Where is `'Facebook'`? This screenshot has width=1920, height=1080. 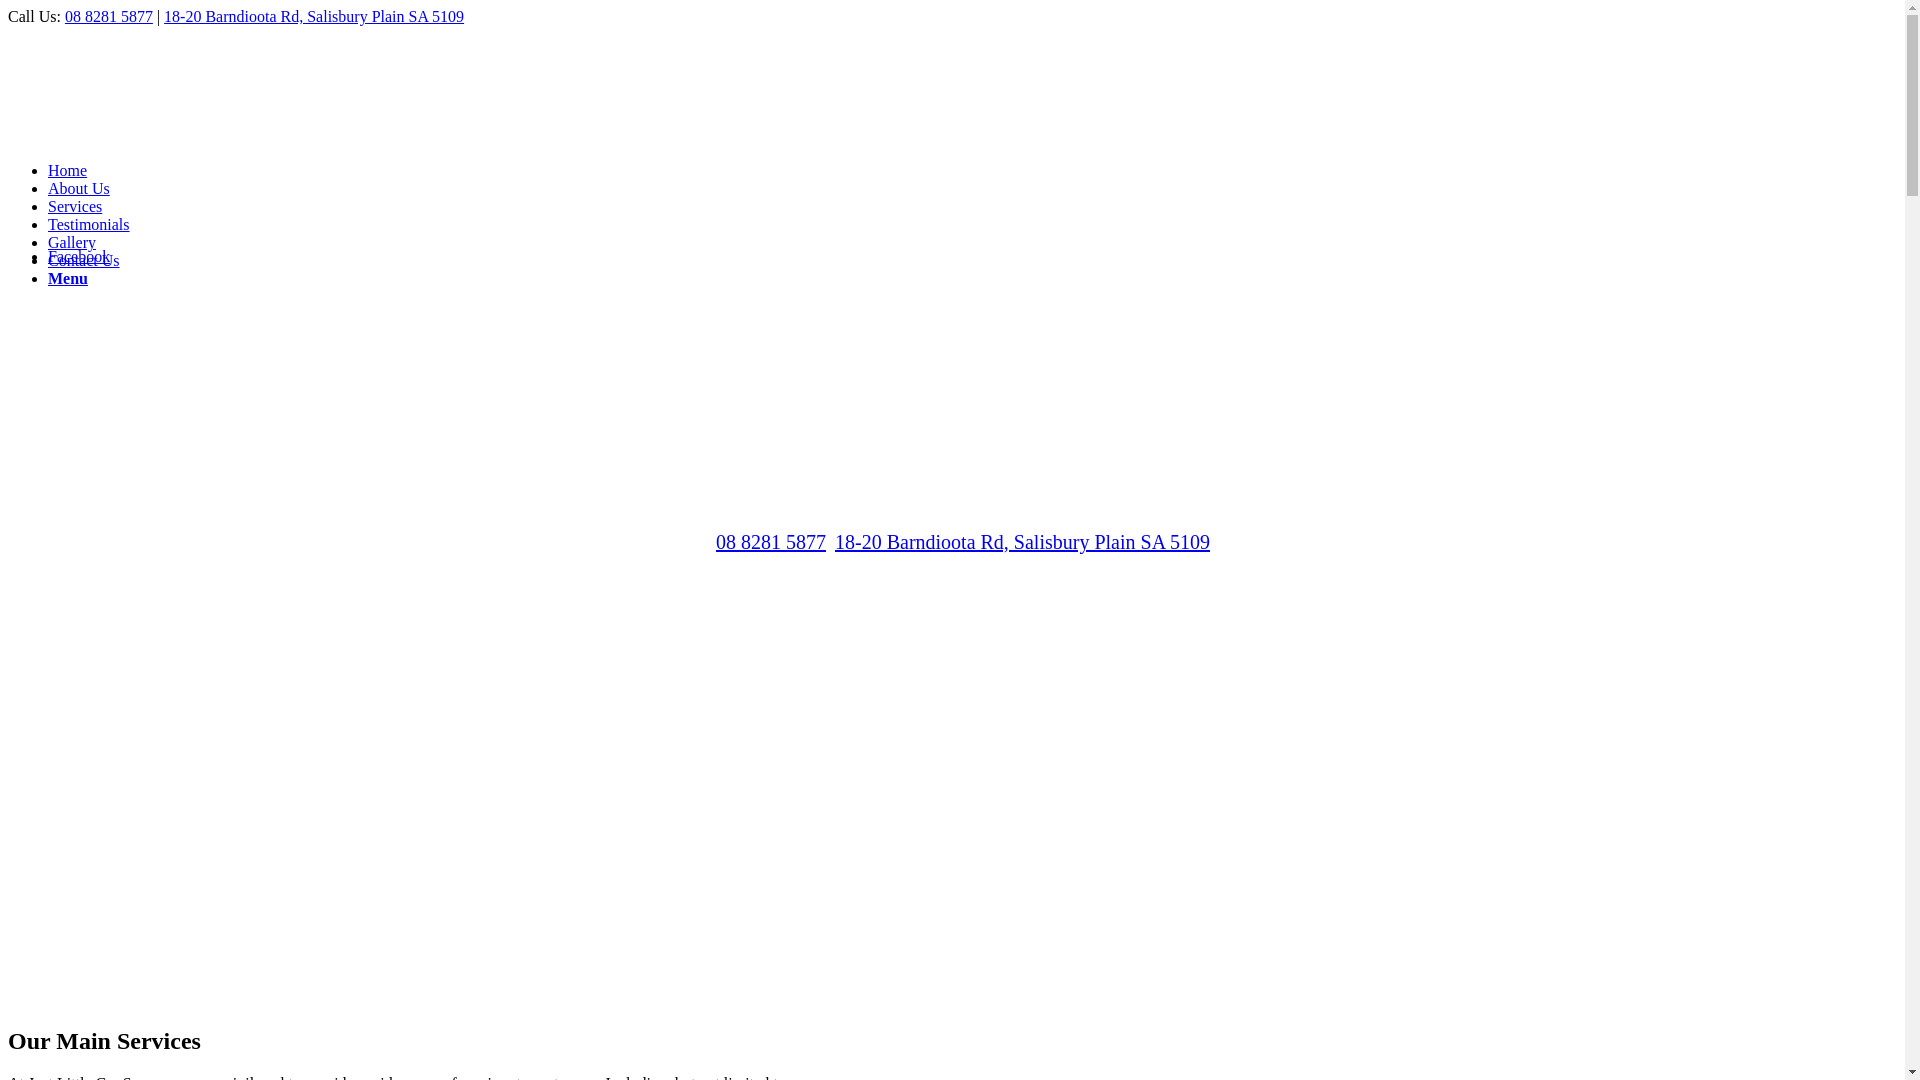
'Facebook' is located at coordinates (78, 255).